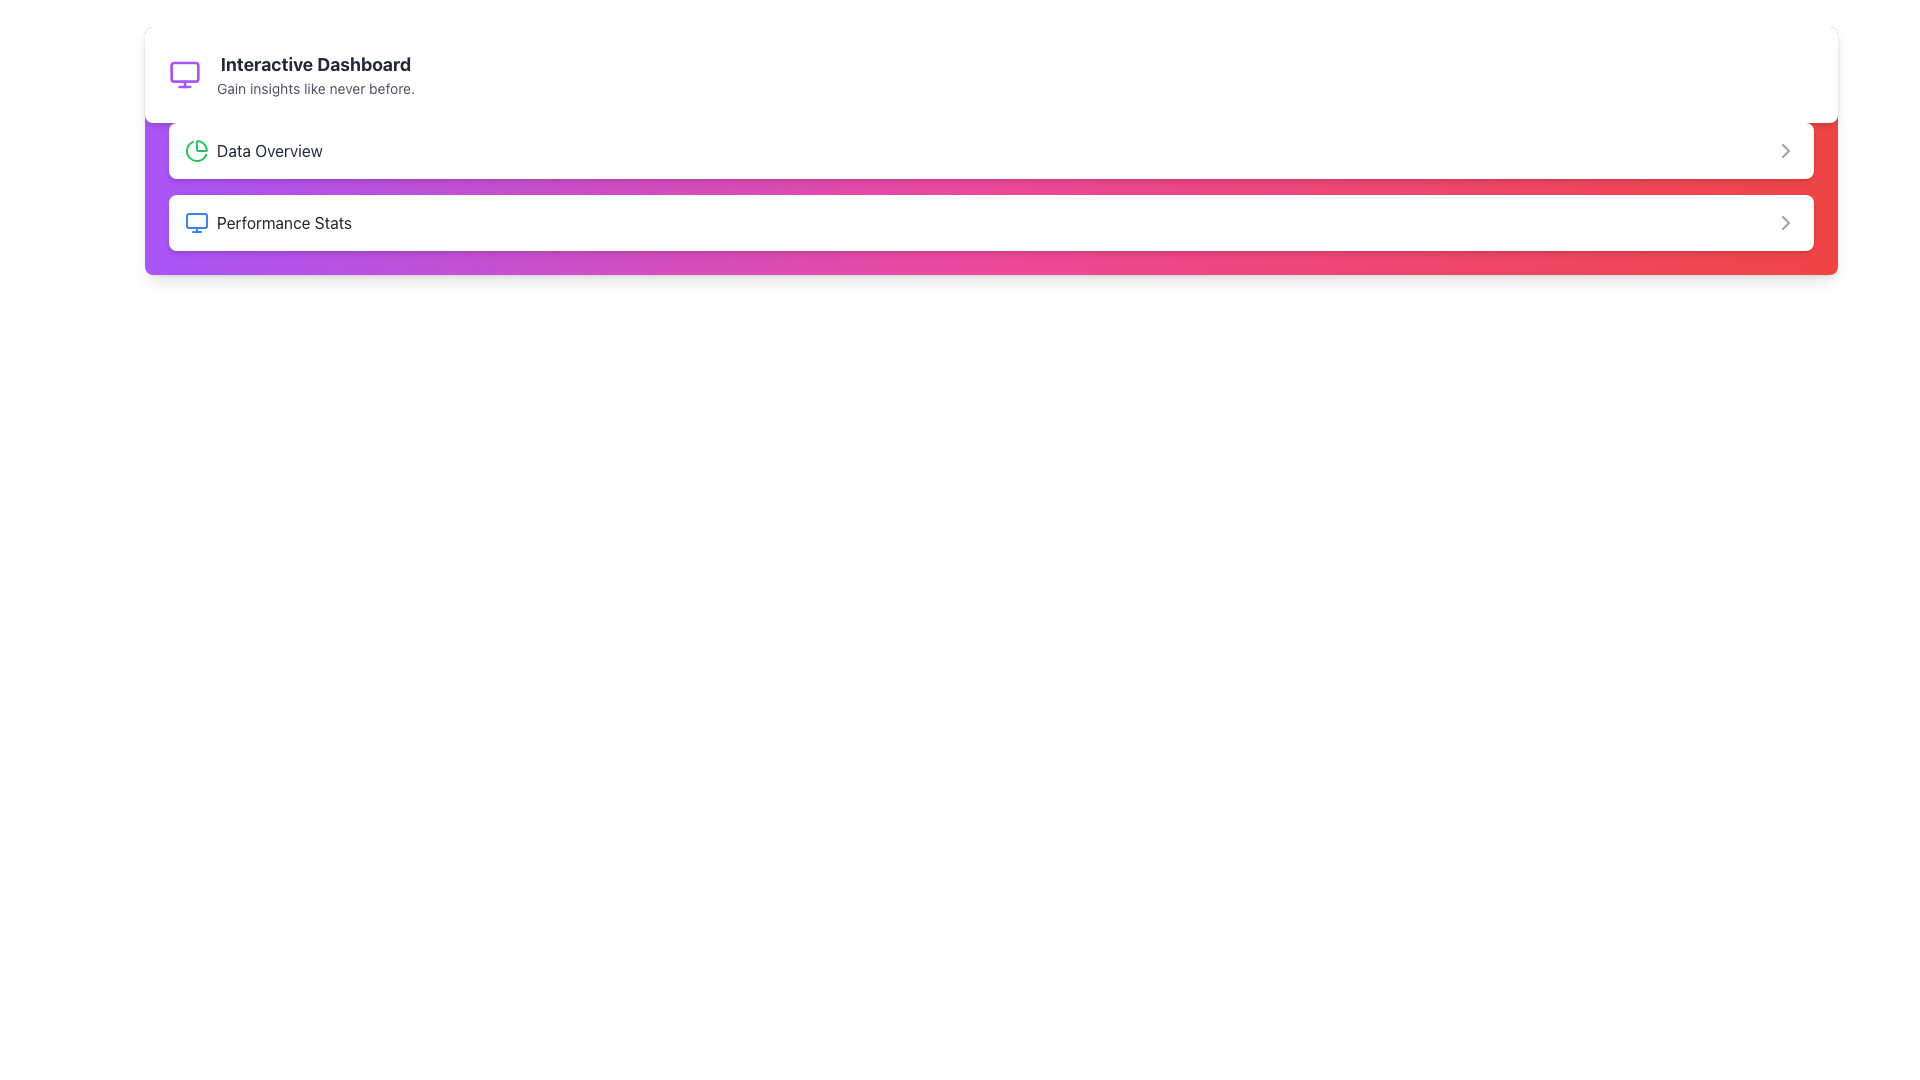 The image size is (1920, 1080). Describe the element at coordinates (252, 149) in the screenshot. I see `the 'Data Overview' menu item, which serves as a section header providing access to data summaries` at that location.